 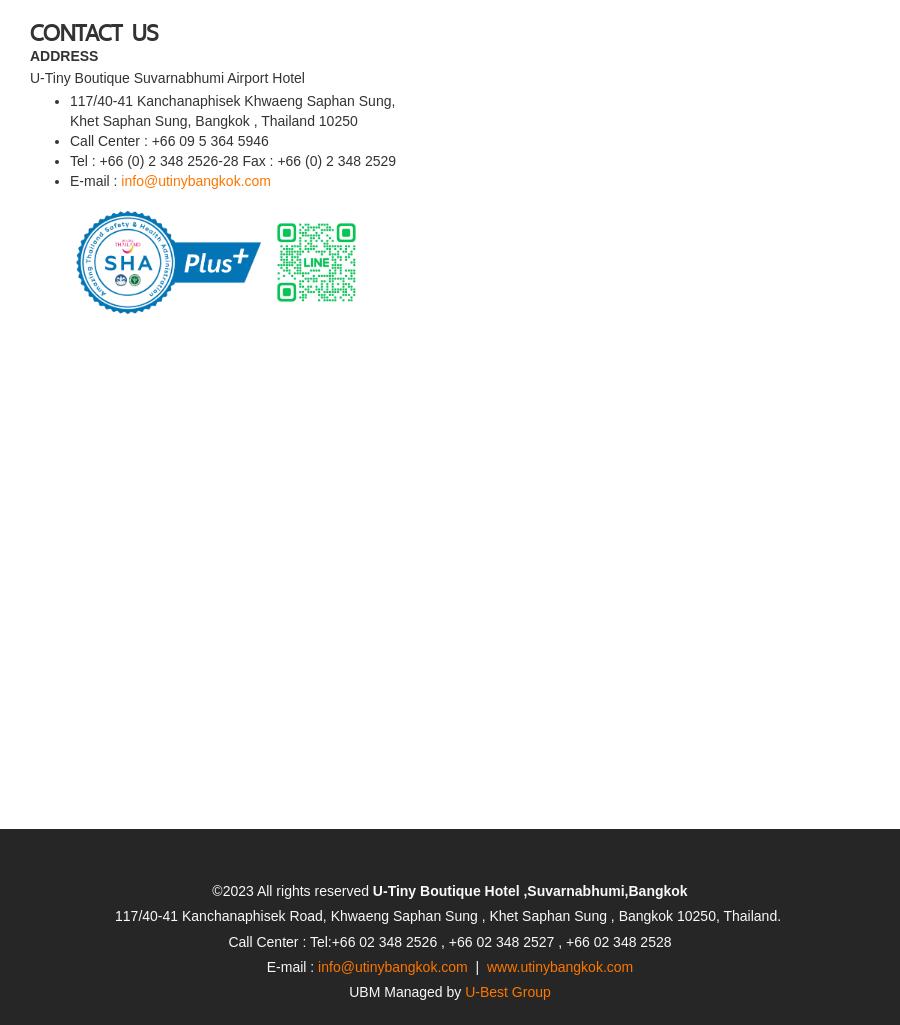 What do you see at coordinates (449, 859) in the screenshot?
I see `'117/40-41 Kanchanaphisek Road, Khwaeng Saphan Sung , Khet Saphan Sung , Bangkok 10250, Thailand.'` at bounding box center [449, 859].